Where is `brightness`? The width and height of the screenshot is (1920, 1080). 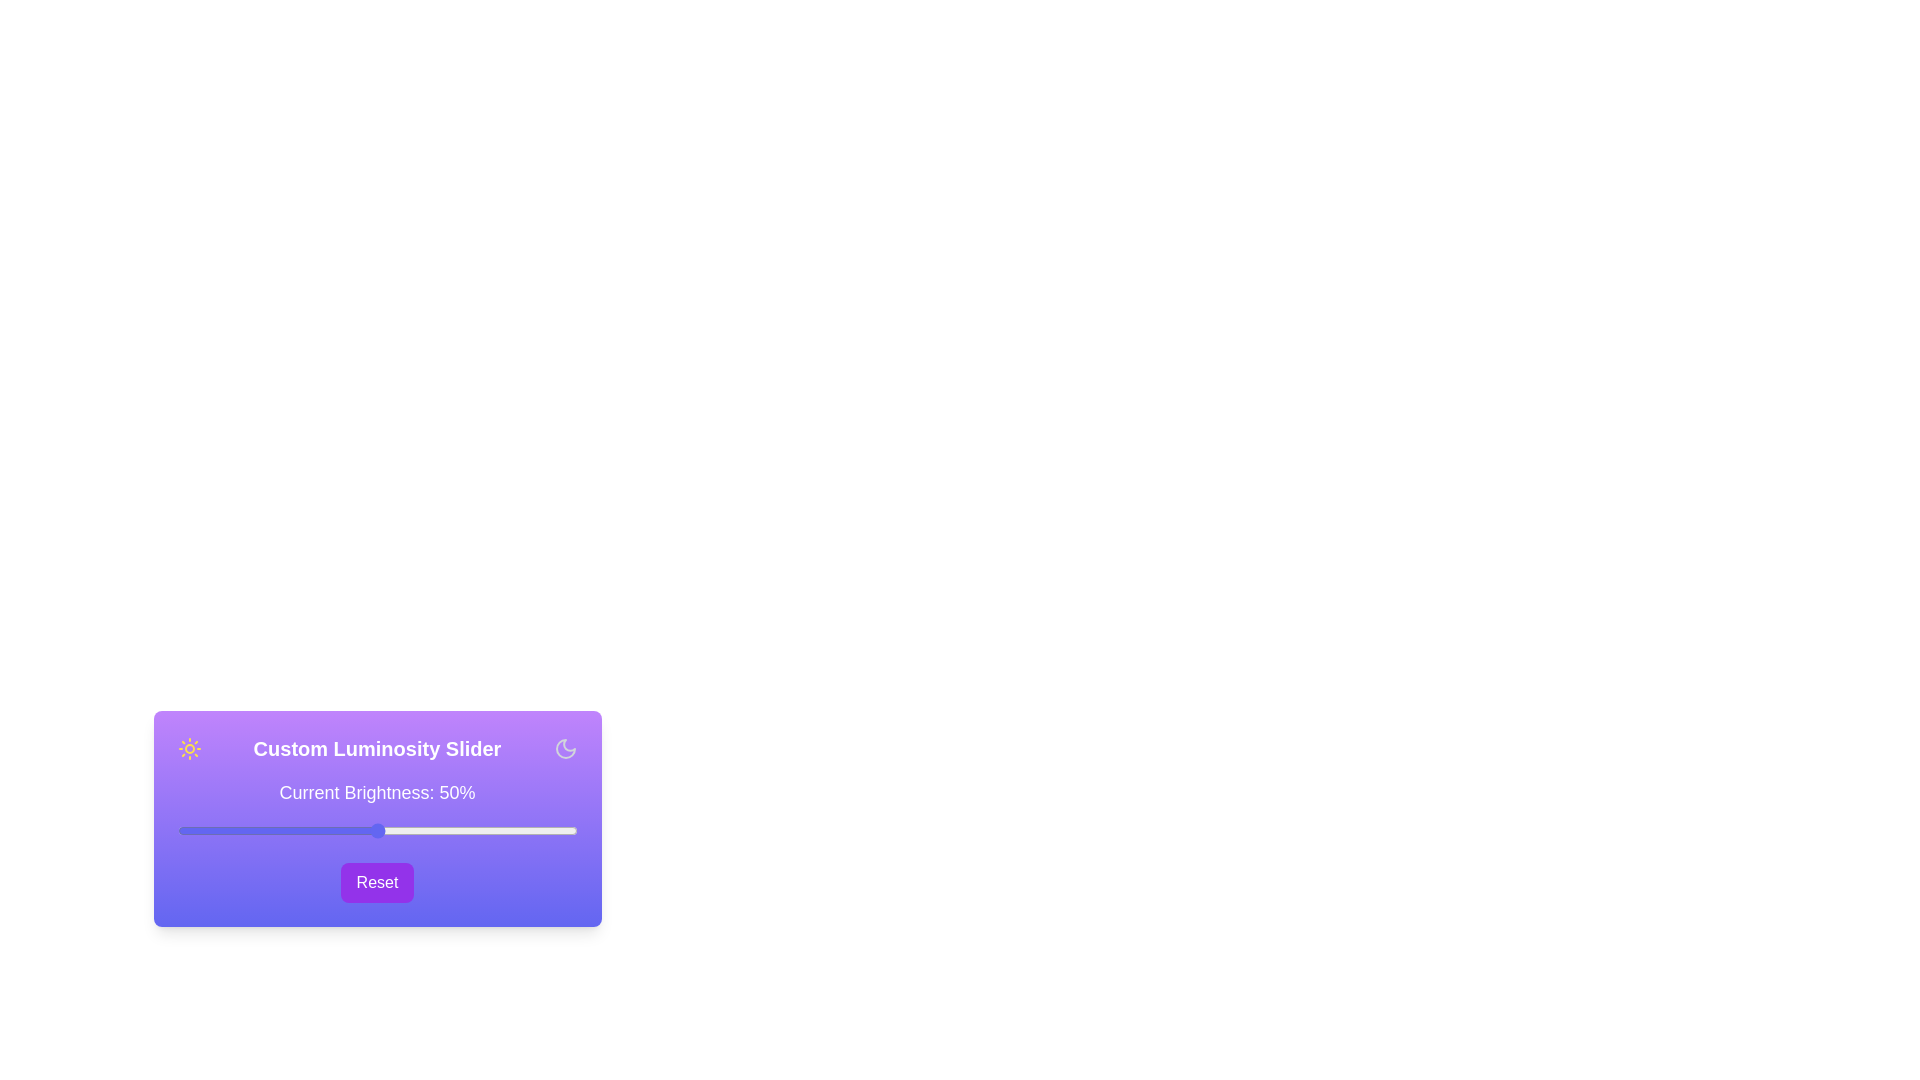
brightness is located at coordinates (397, 830).